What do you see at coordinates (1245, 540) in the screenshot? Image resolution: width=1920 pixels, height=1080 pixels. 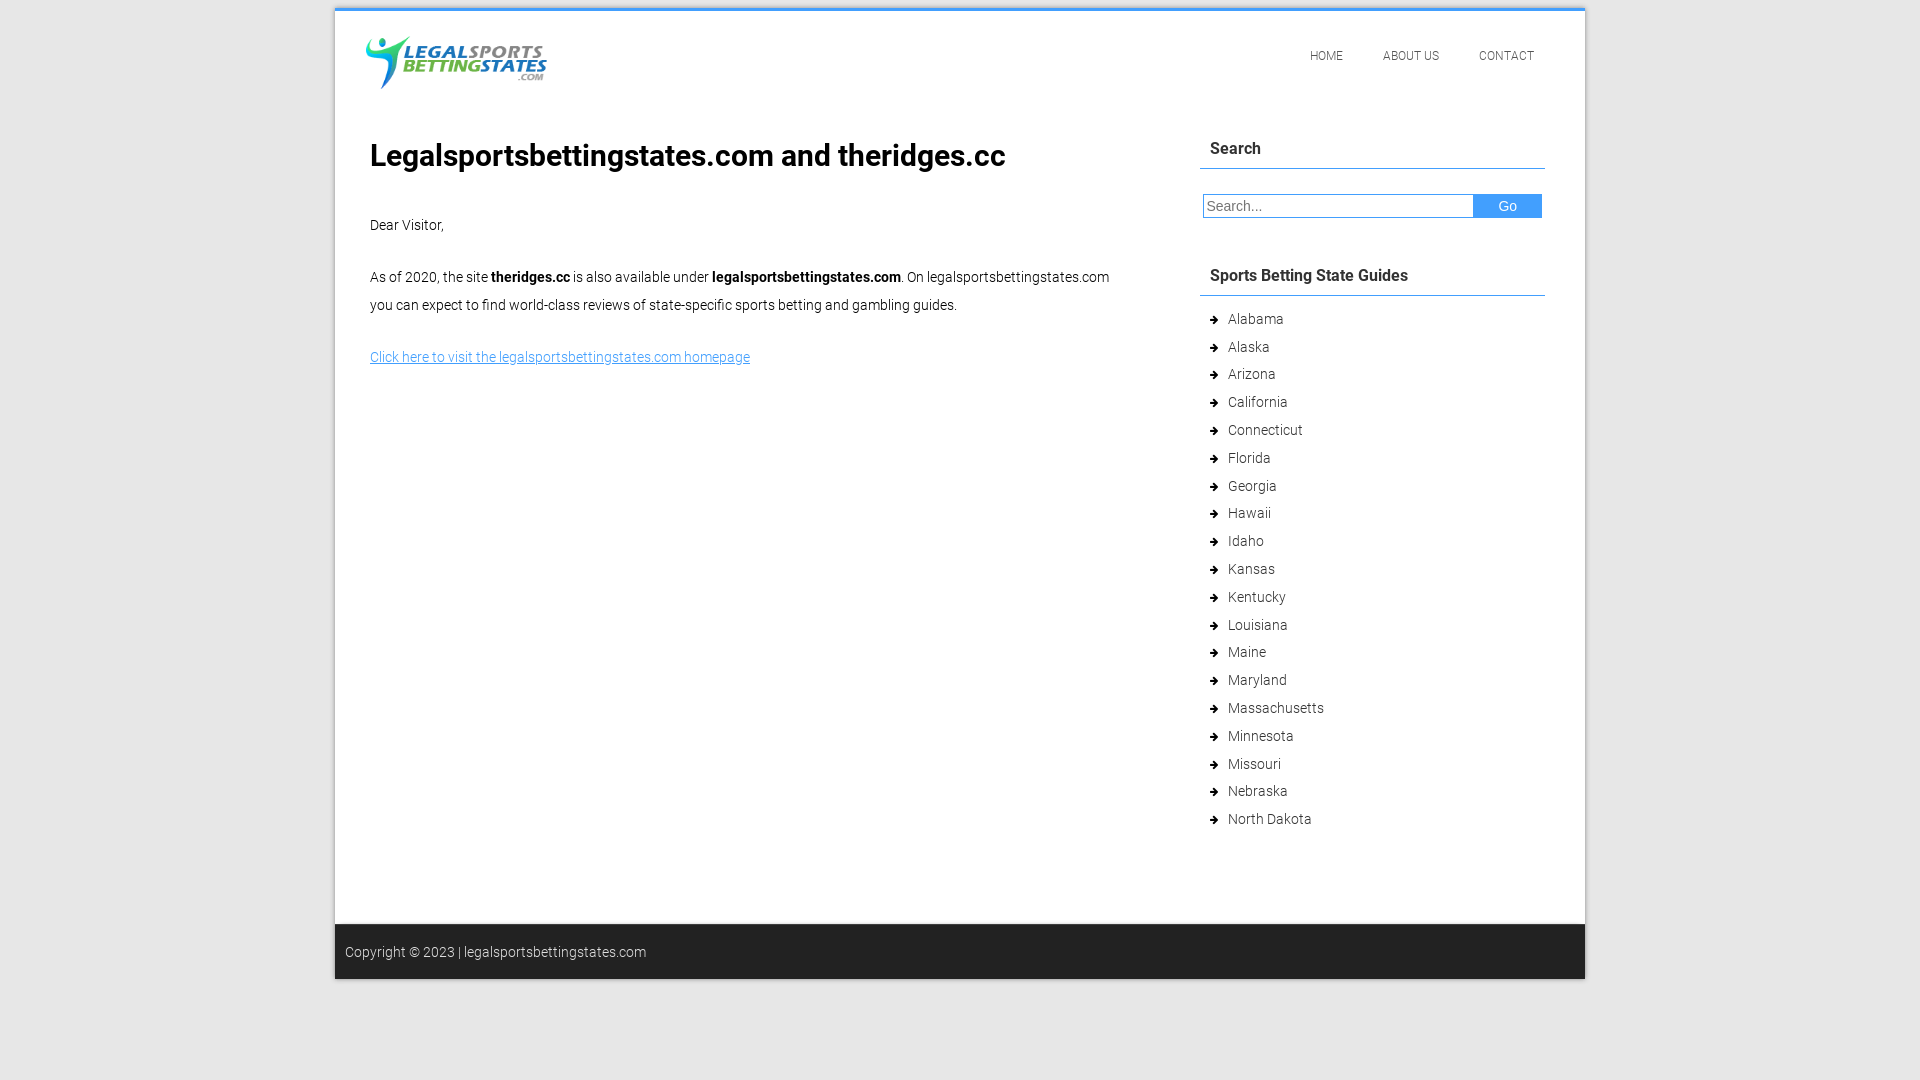 I see `'Idaho'` at bounding box center [1245, 540].